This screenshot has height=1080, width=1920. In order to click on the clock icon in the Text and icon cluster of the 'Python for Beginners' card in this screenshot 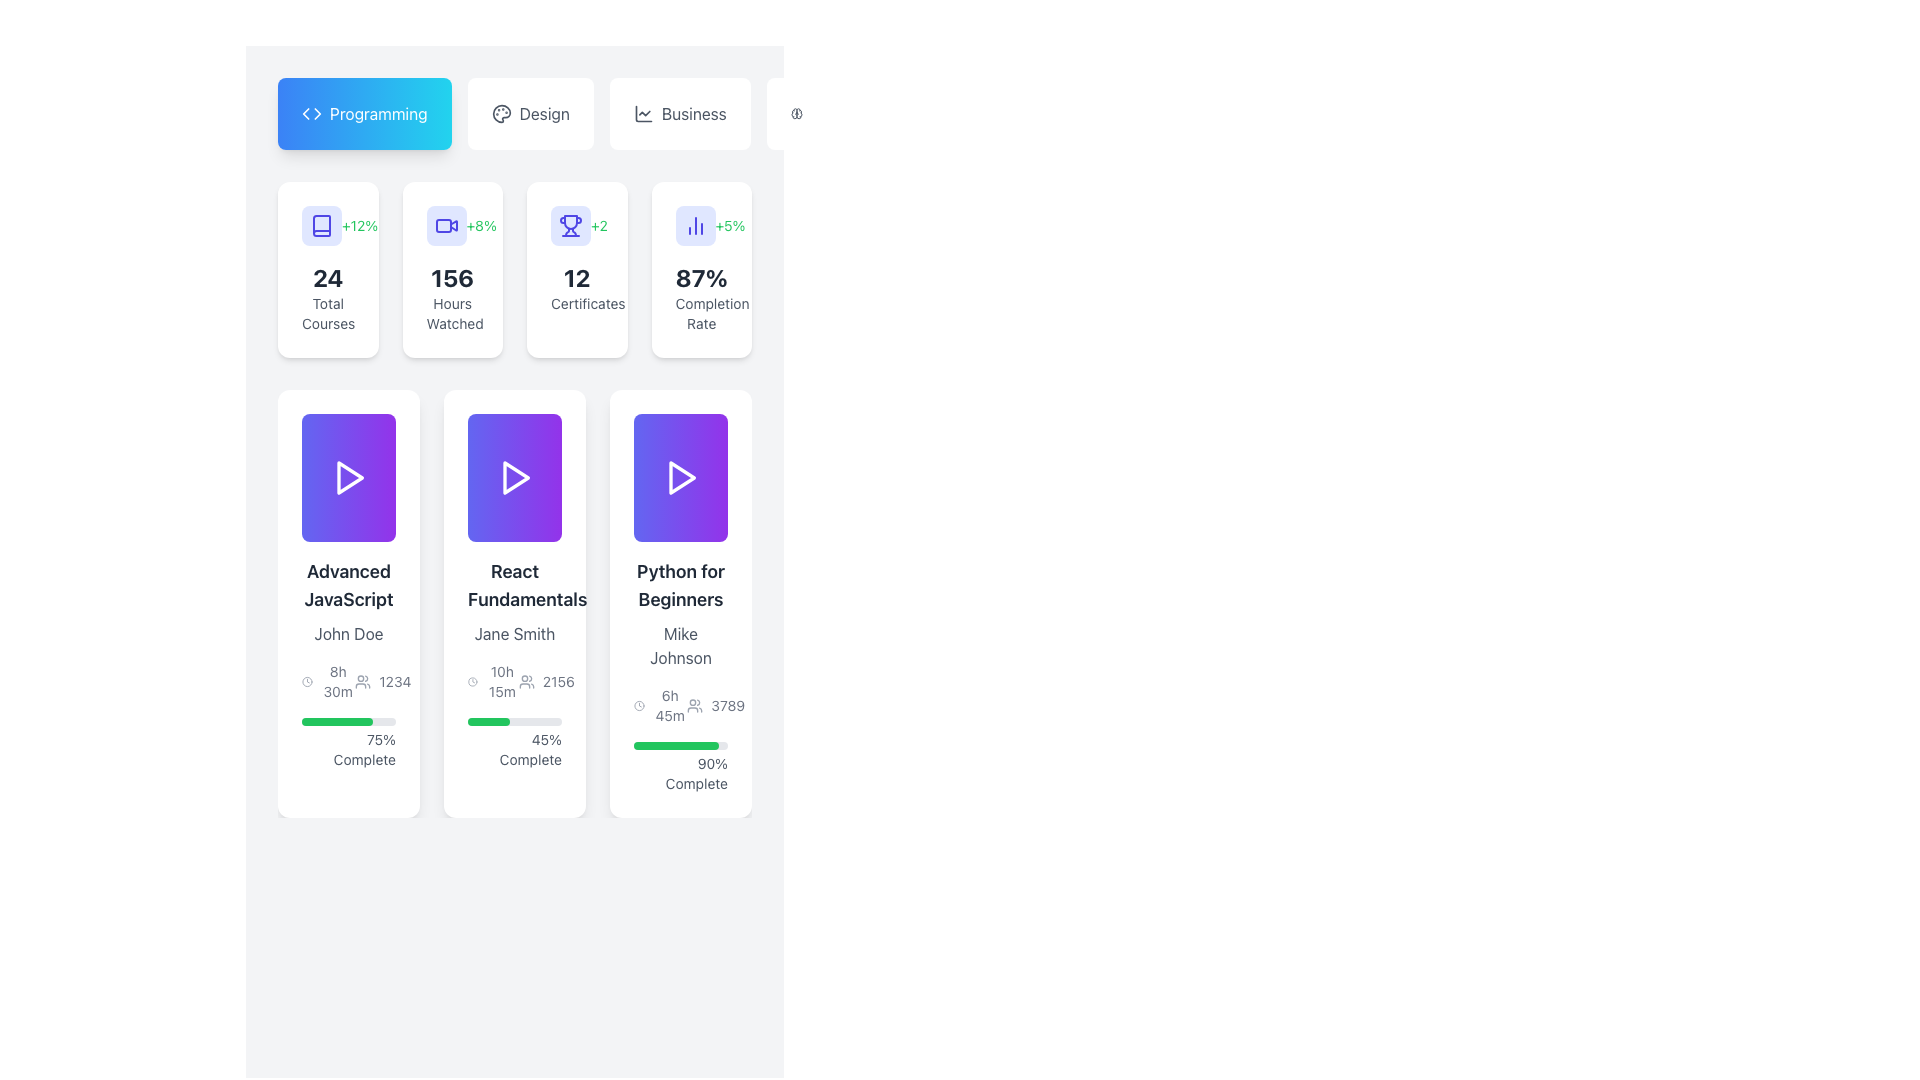, I will do `click(681, 704)`.